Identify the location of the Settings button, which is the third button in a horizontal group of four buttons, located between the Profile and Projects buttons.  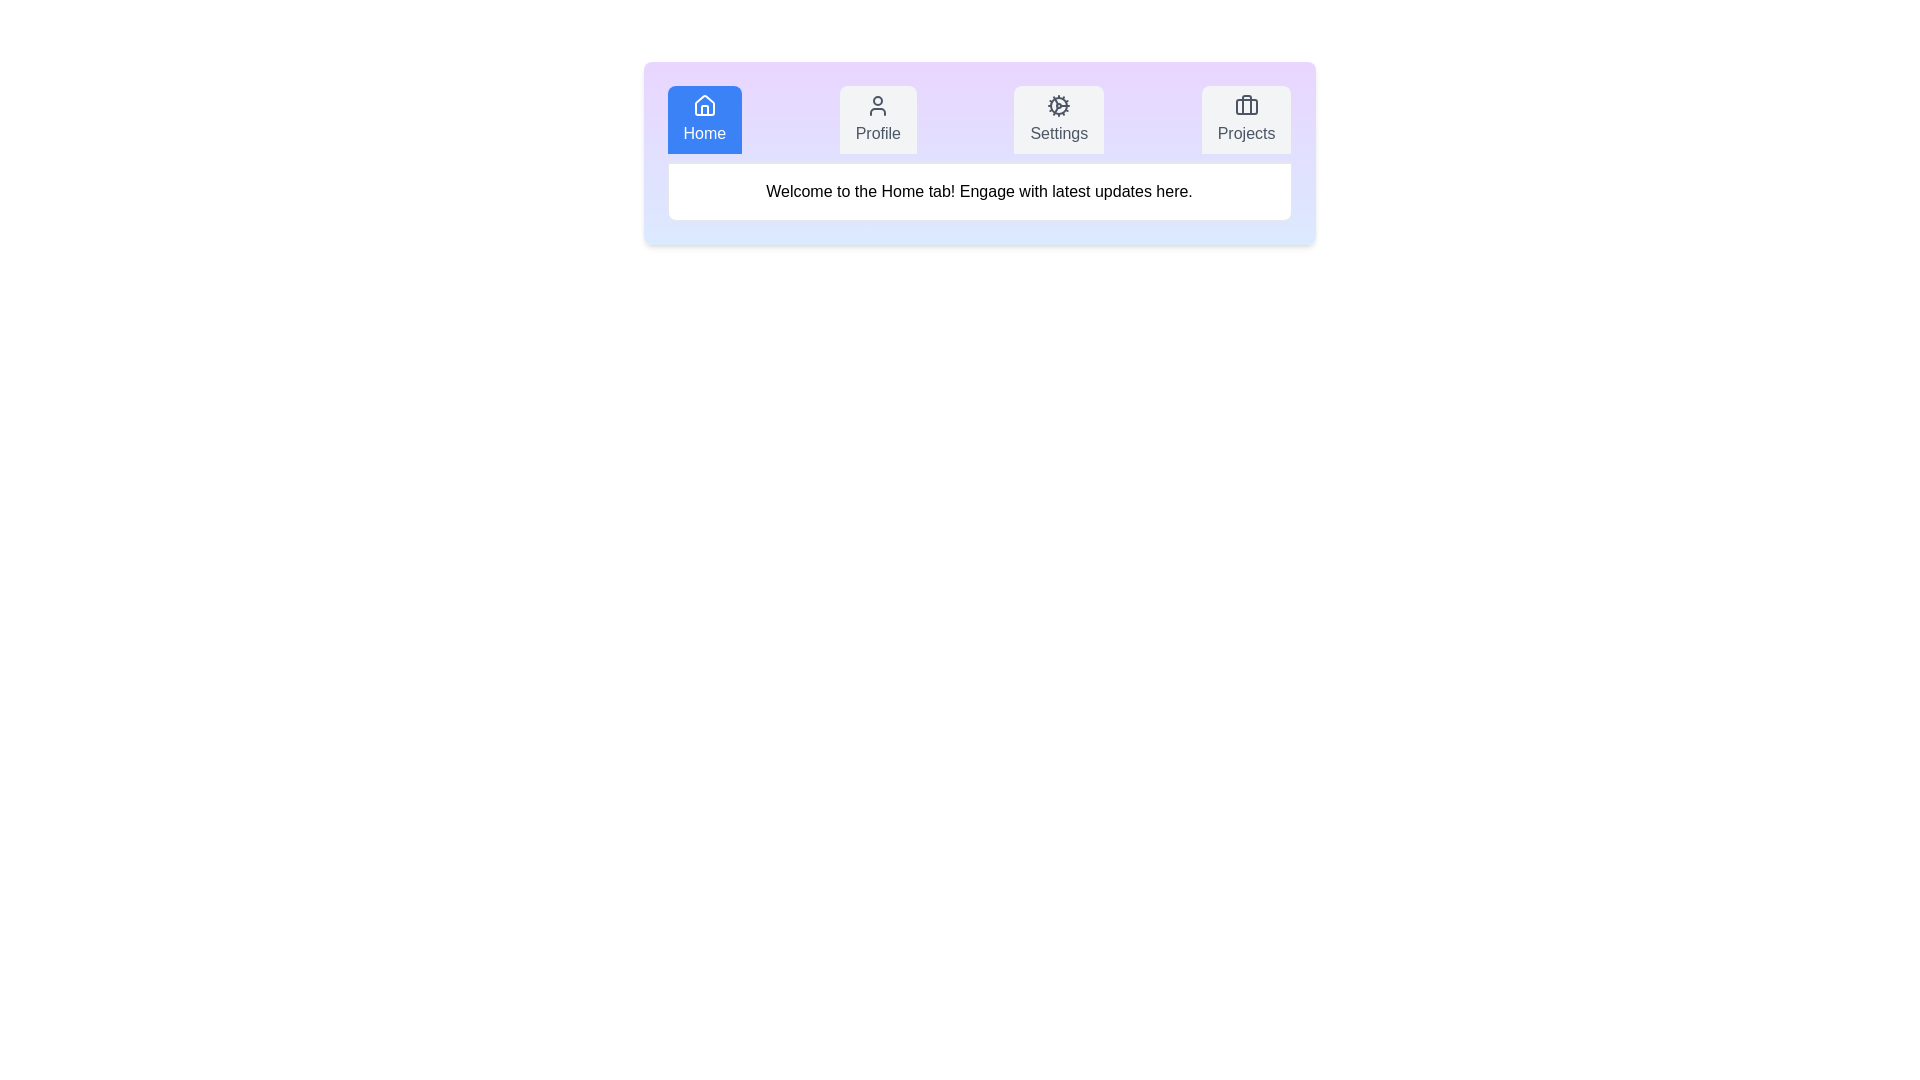
(1058, 119).